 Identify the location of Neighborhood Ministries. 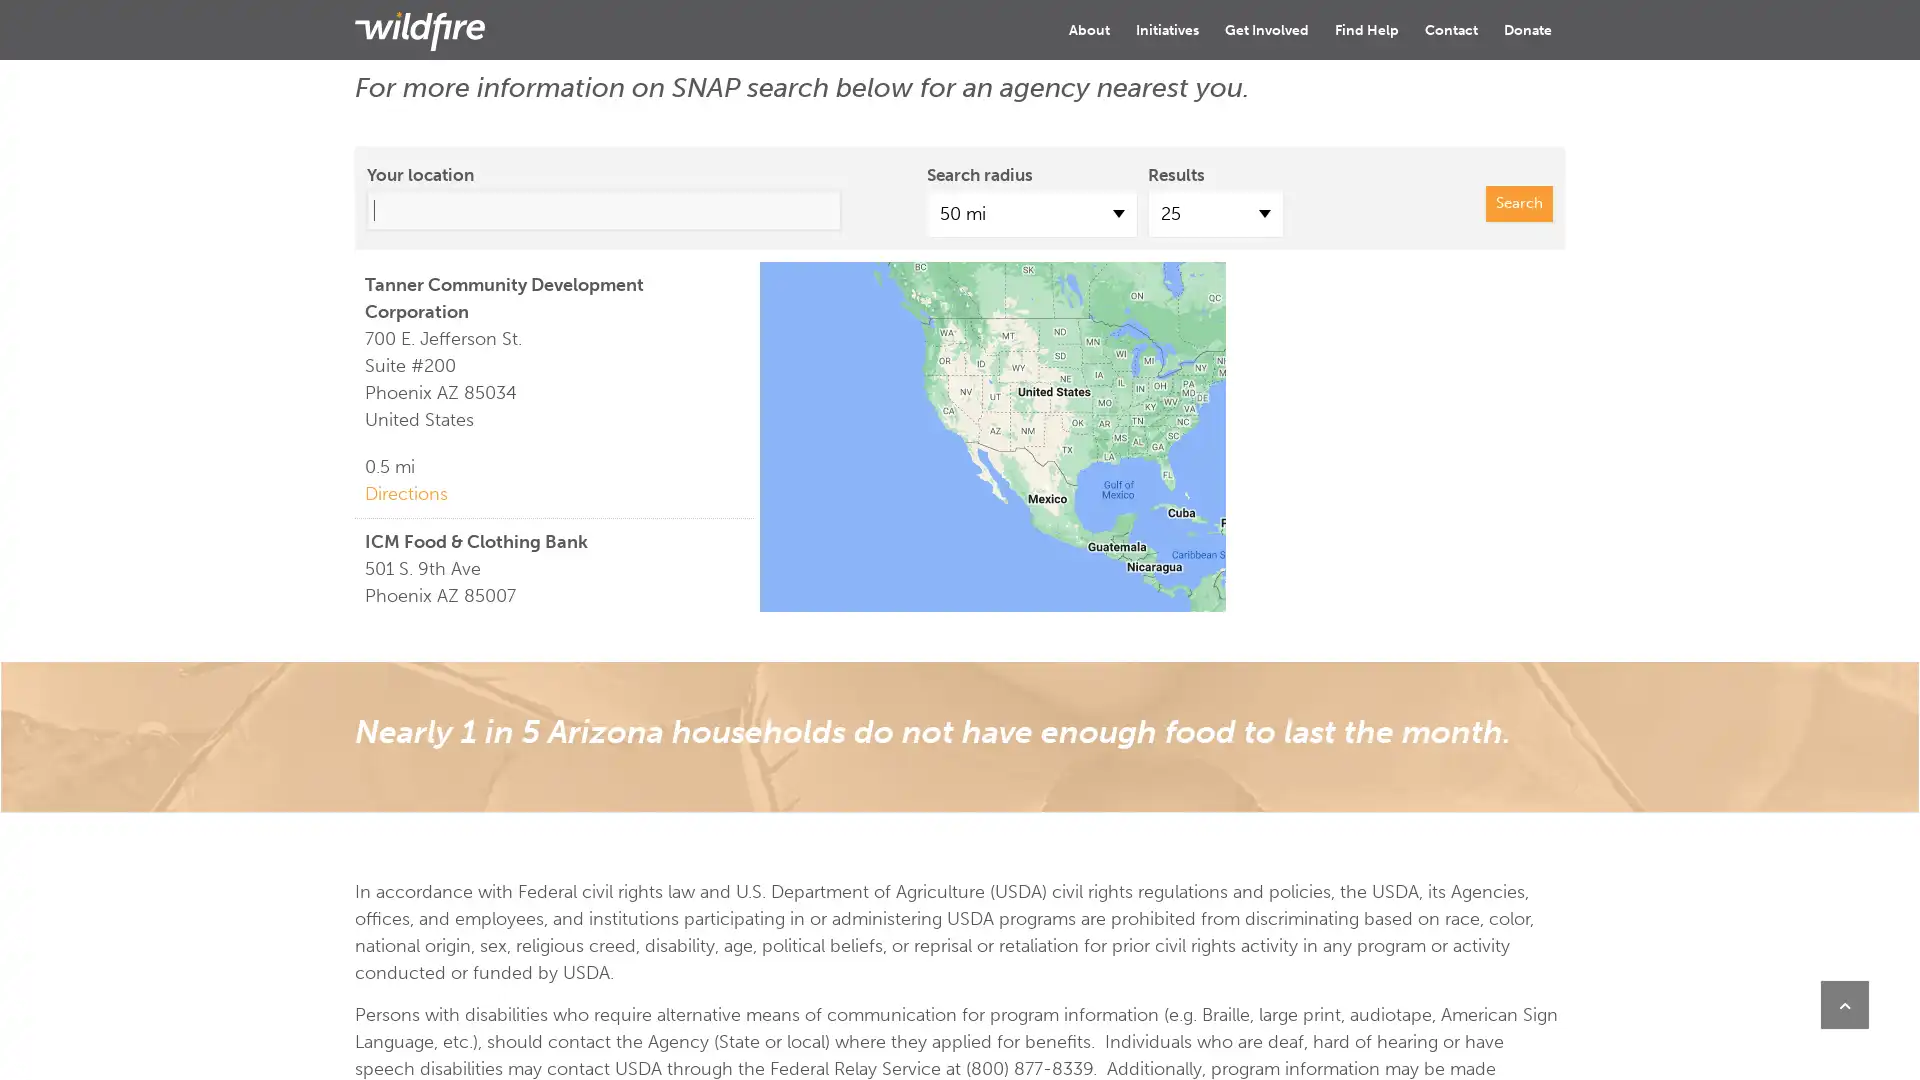
(1132, 418).